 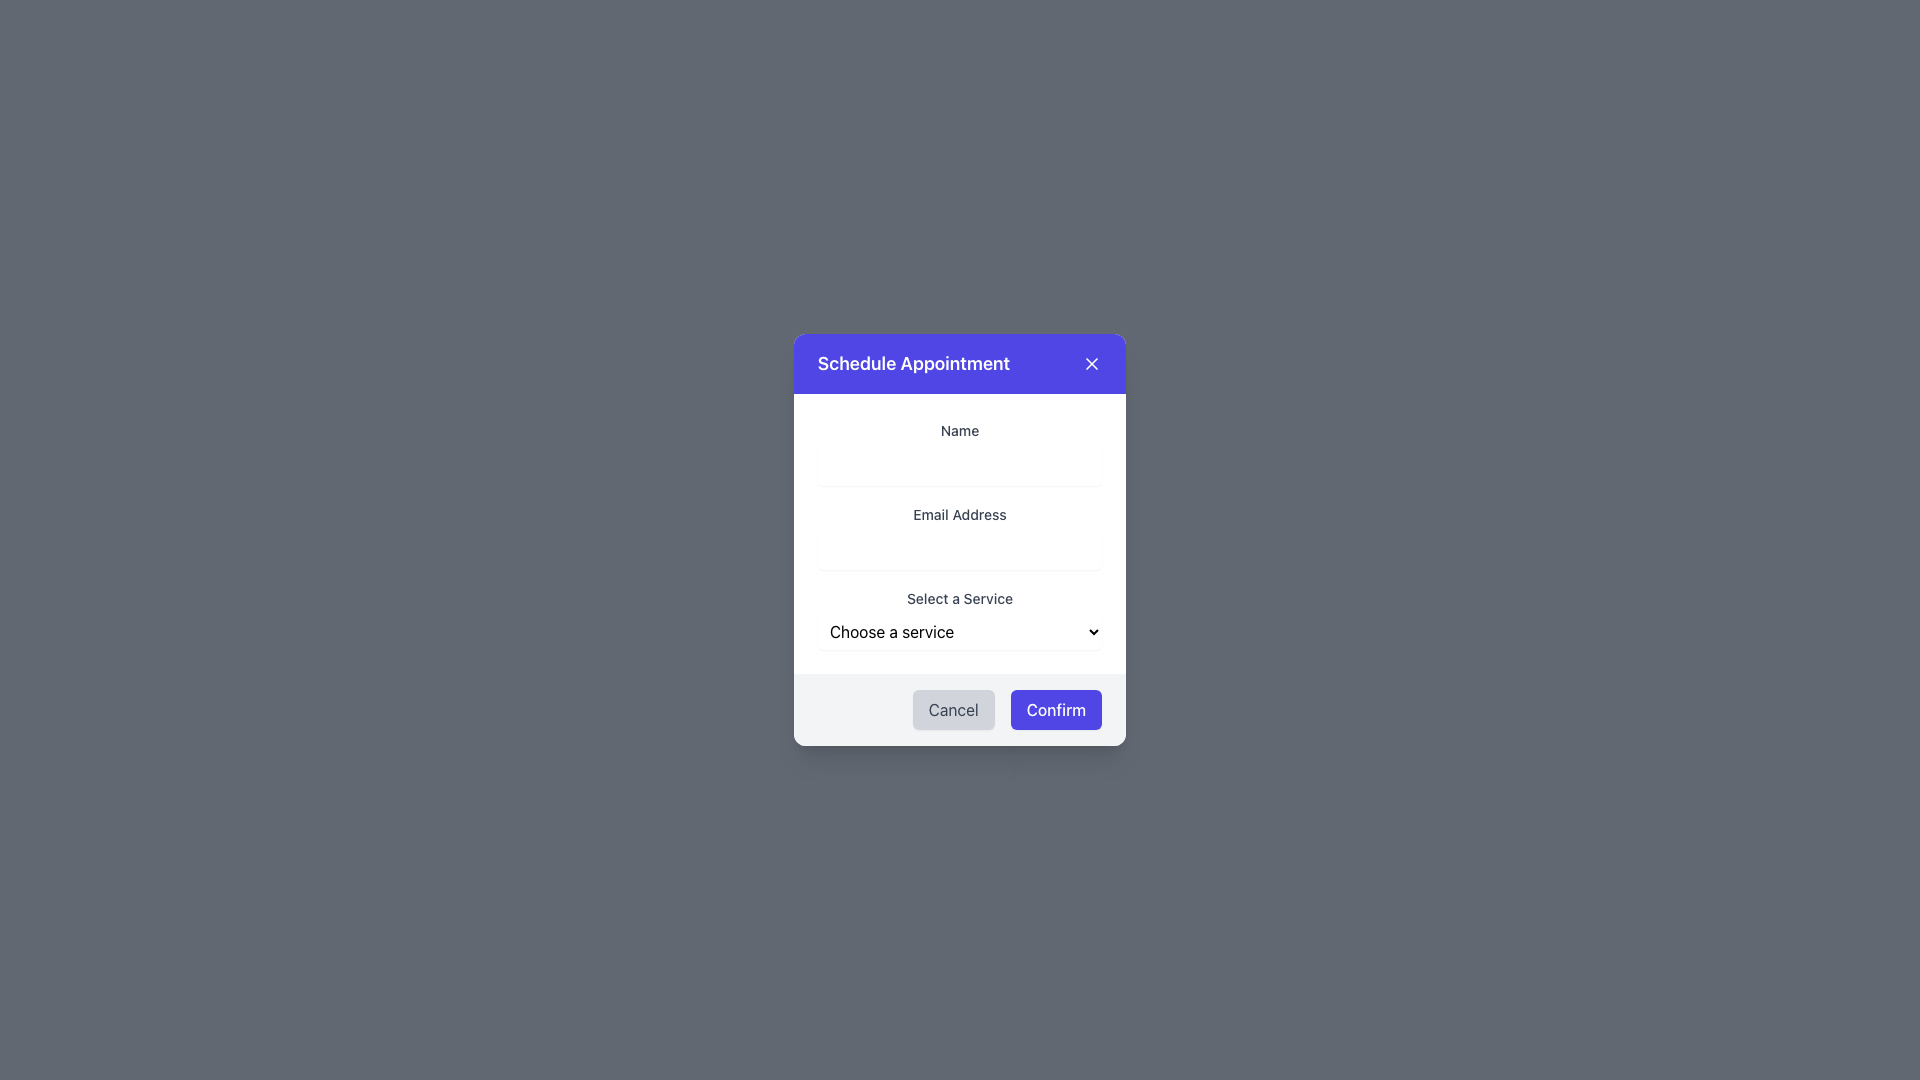 I want to click on the 'Cancel' button located at the bottom left of the modal dialog to trigger the hover effect, so click(x=952, y=708).